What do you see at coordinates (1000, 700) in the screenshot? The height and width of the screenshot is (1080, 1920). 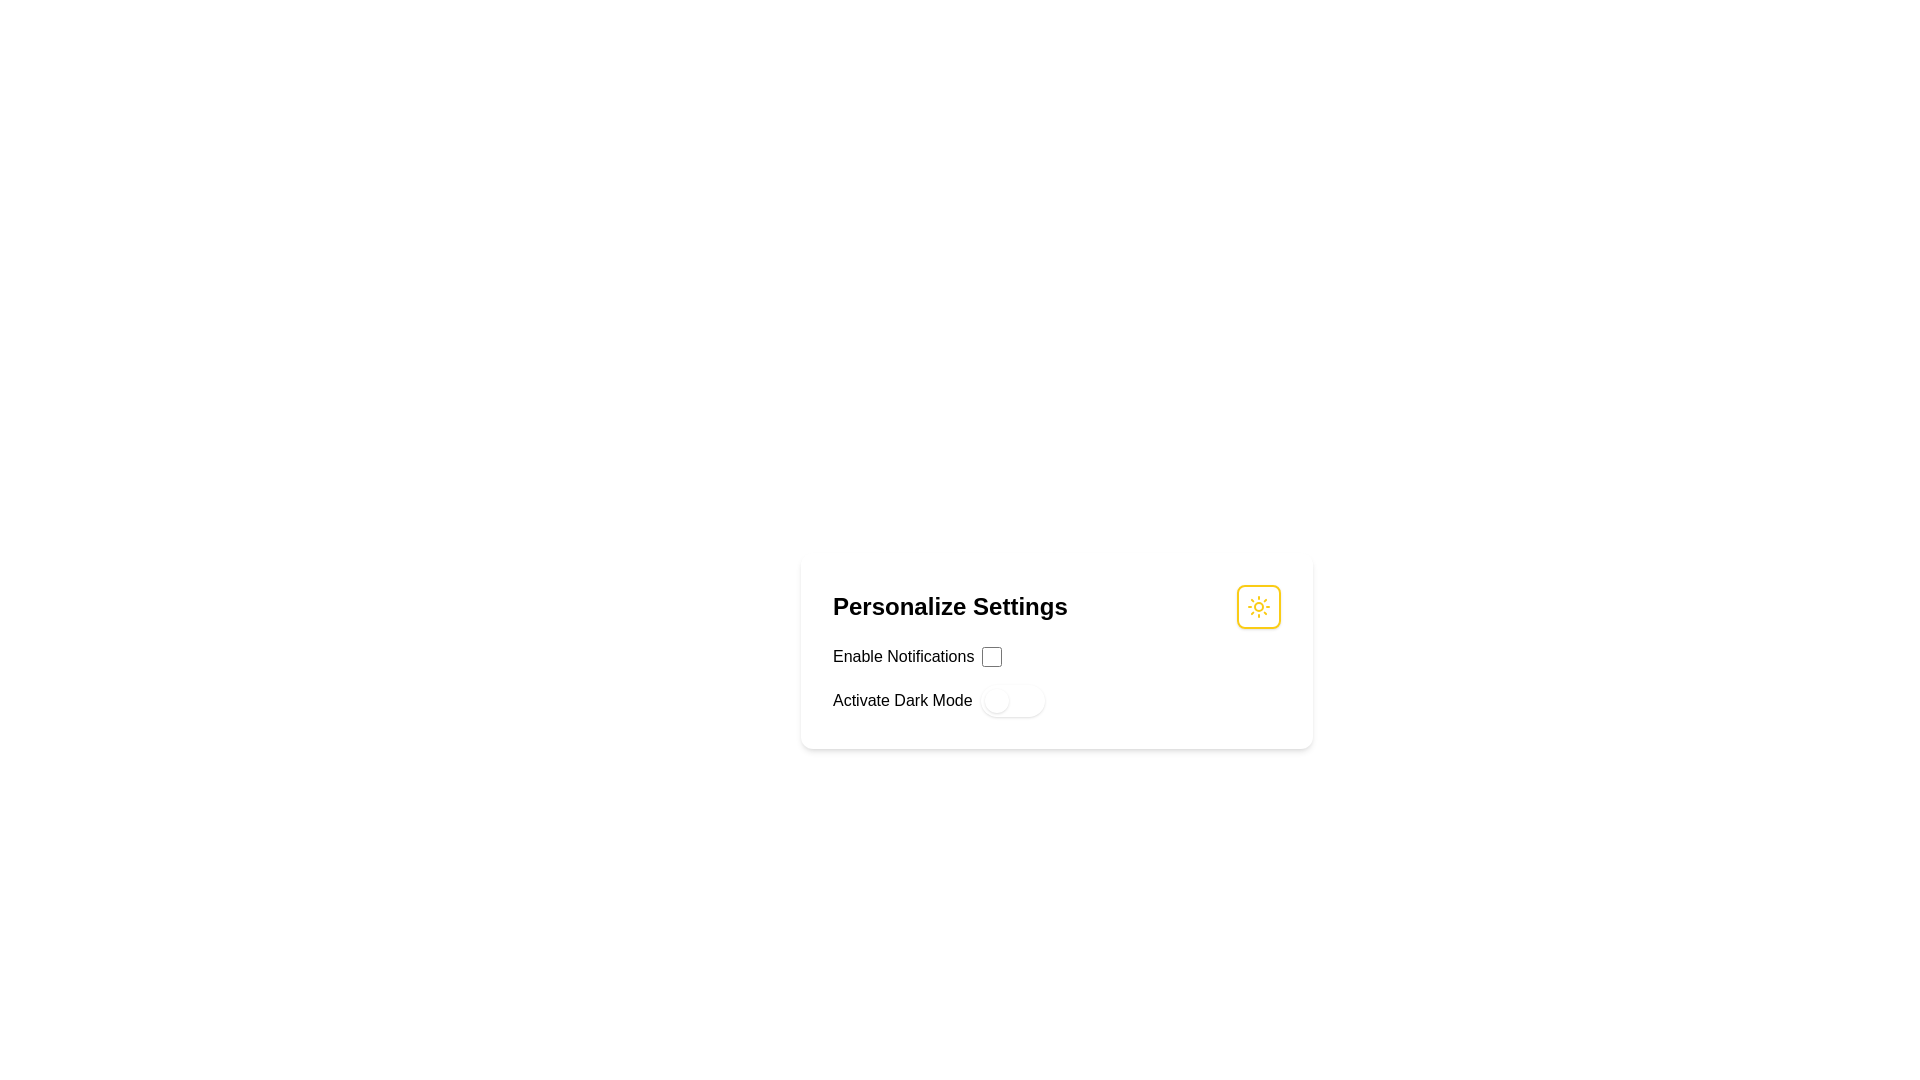 I see `the toggle` at bounding box center [1000, 700].